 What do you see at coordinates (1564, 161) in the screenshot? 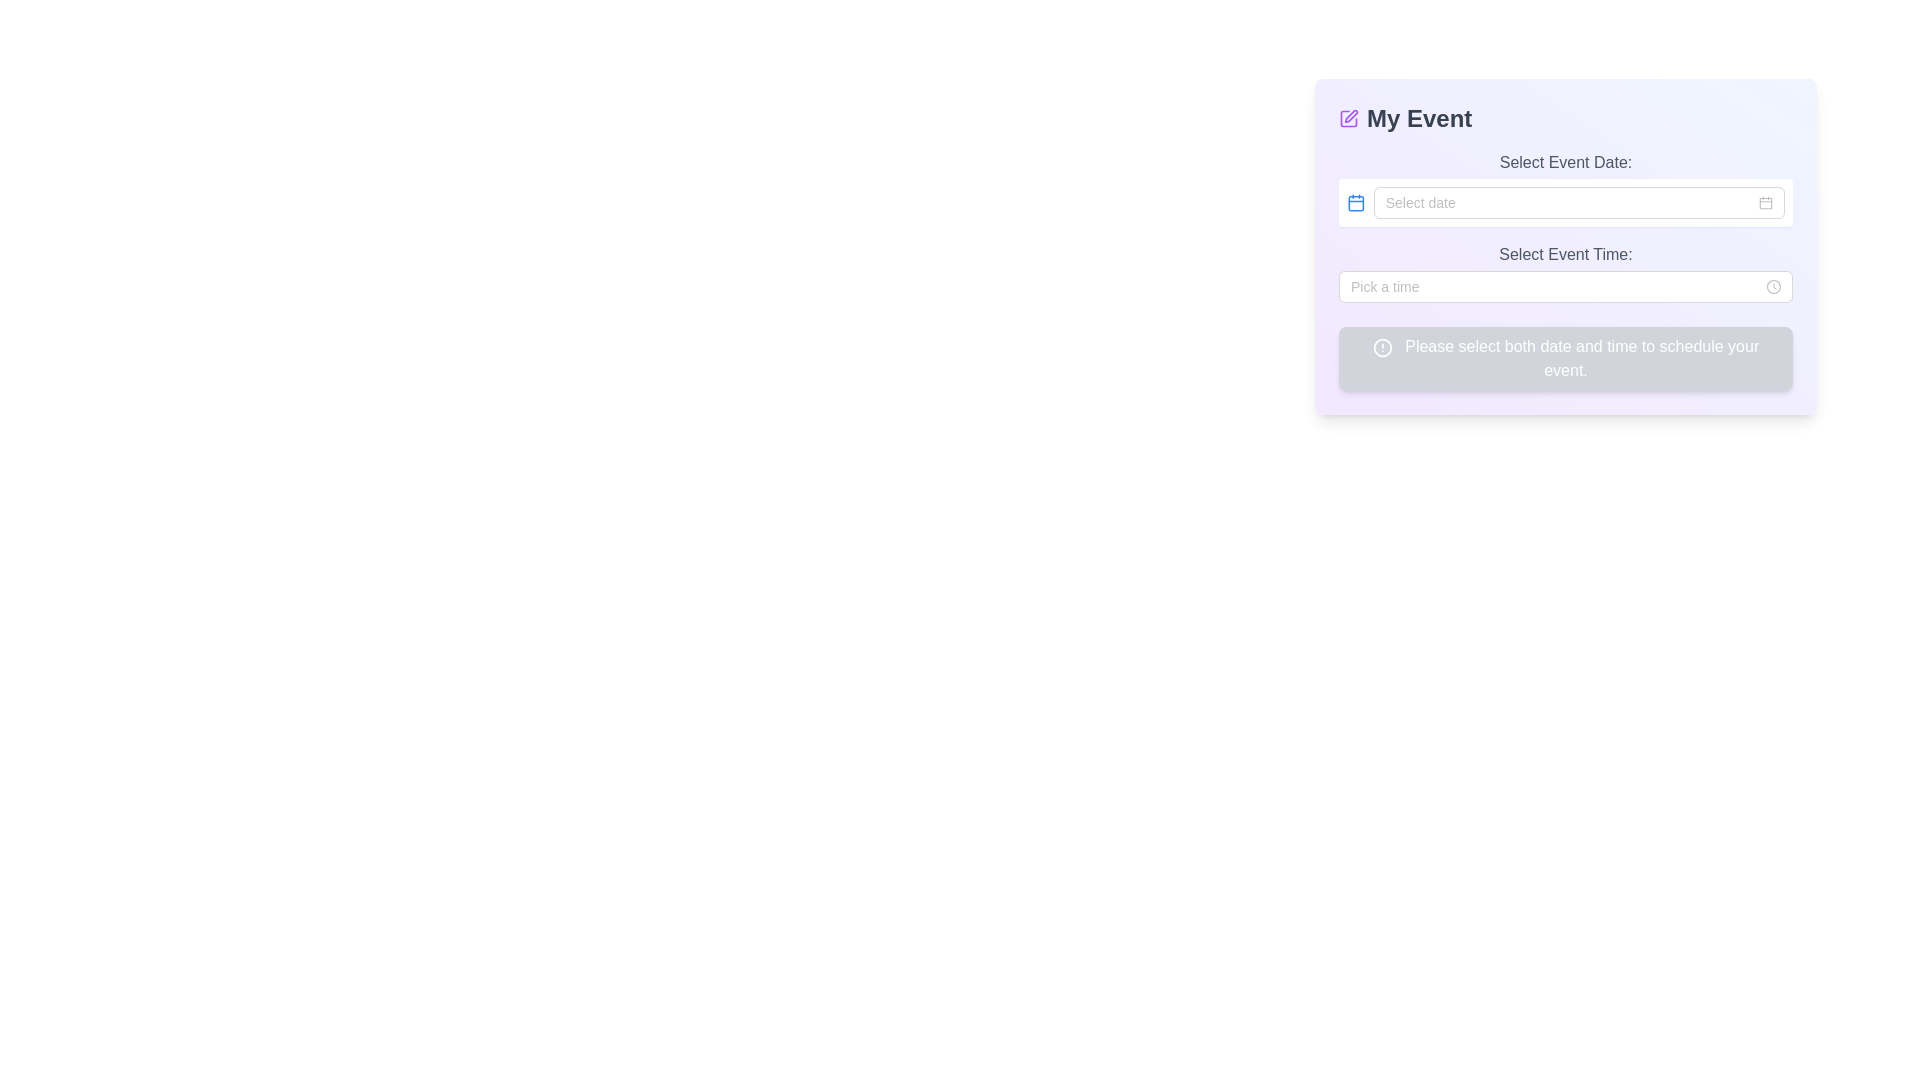
I see `the text label 'Select Event Date:' which is positioned above the date-picker input field in a form-like interface` at bounding box center [1564, 161].